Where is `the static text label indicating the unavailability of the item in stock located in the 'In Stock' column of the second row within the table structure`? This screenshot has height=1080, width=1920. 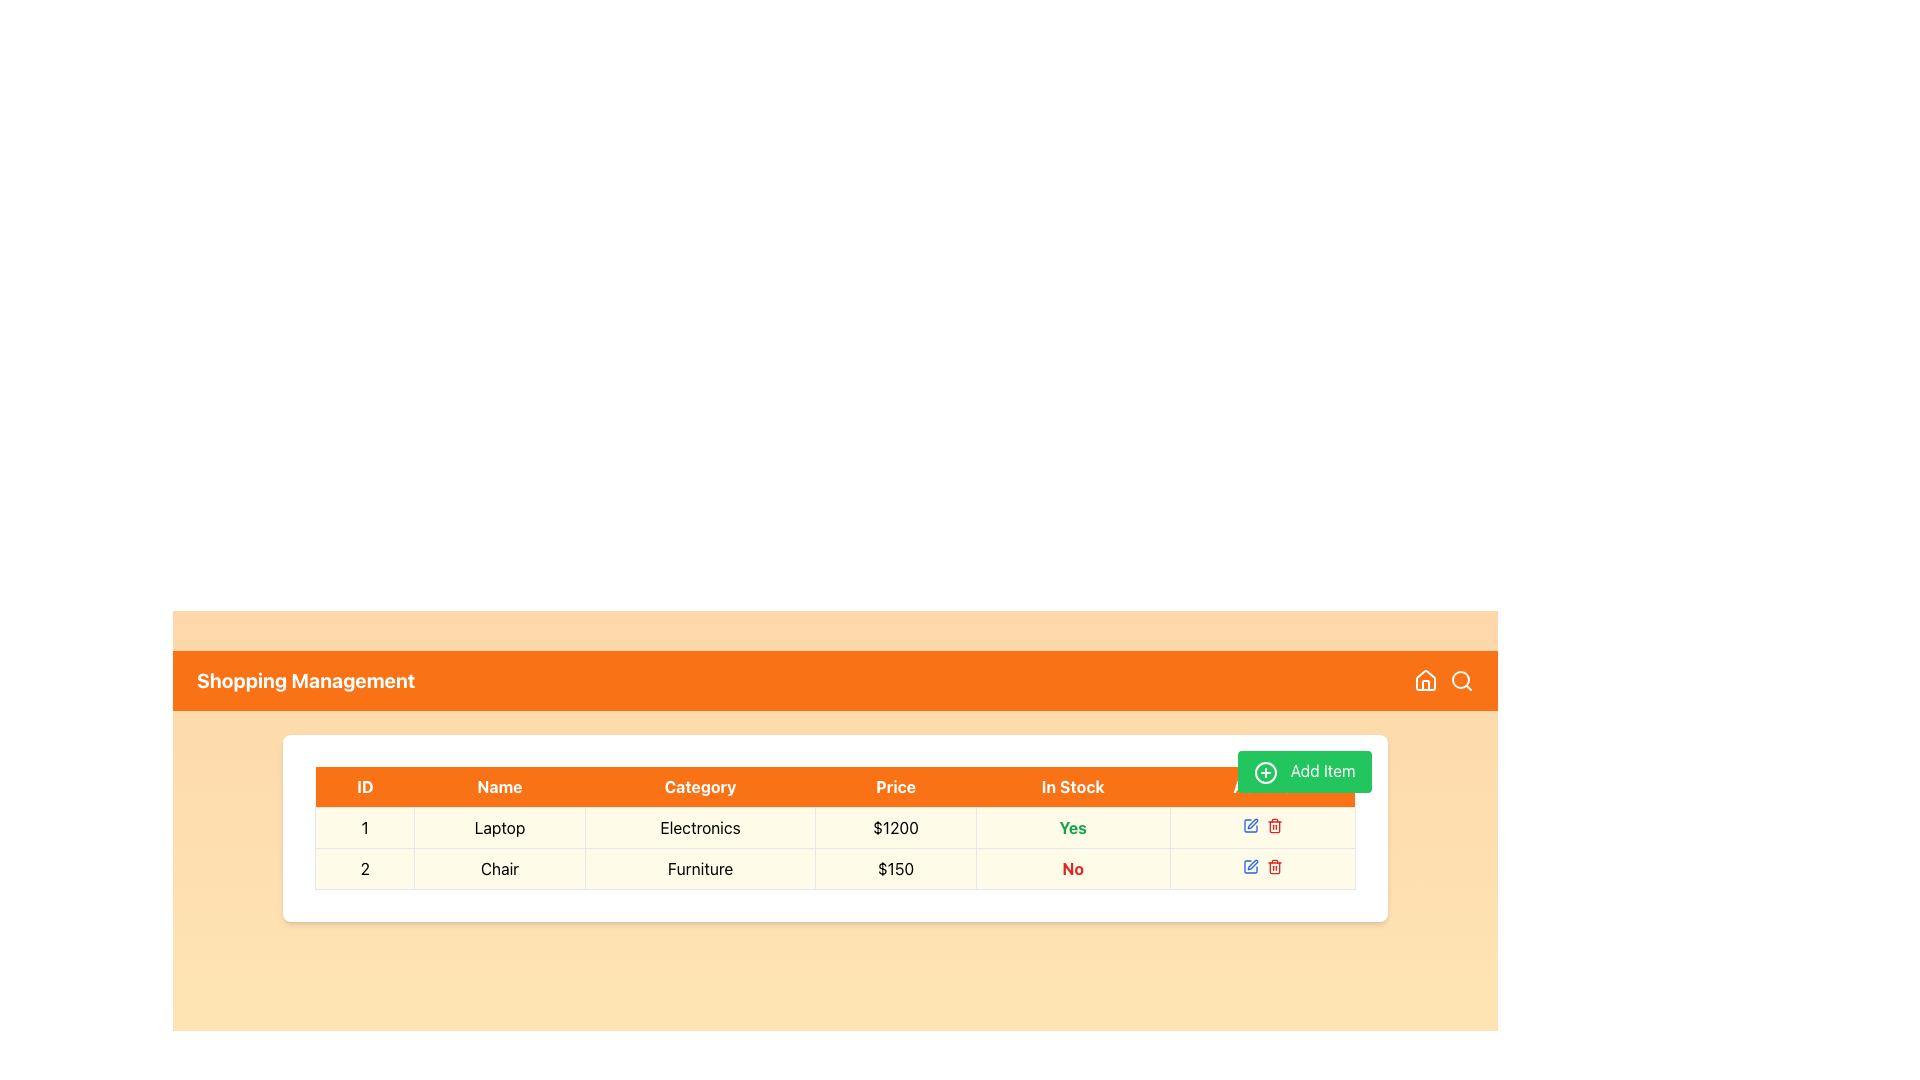 the static text label indicating the unavailability of the item in stock located in the 'In Stock' column of the second row within the table structure is located at coordinates (1072, 867).